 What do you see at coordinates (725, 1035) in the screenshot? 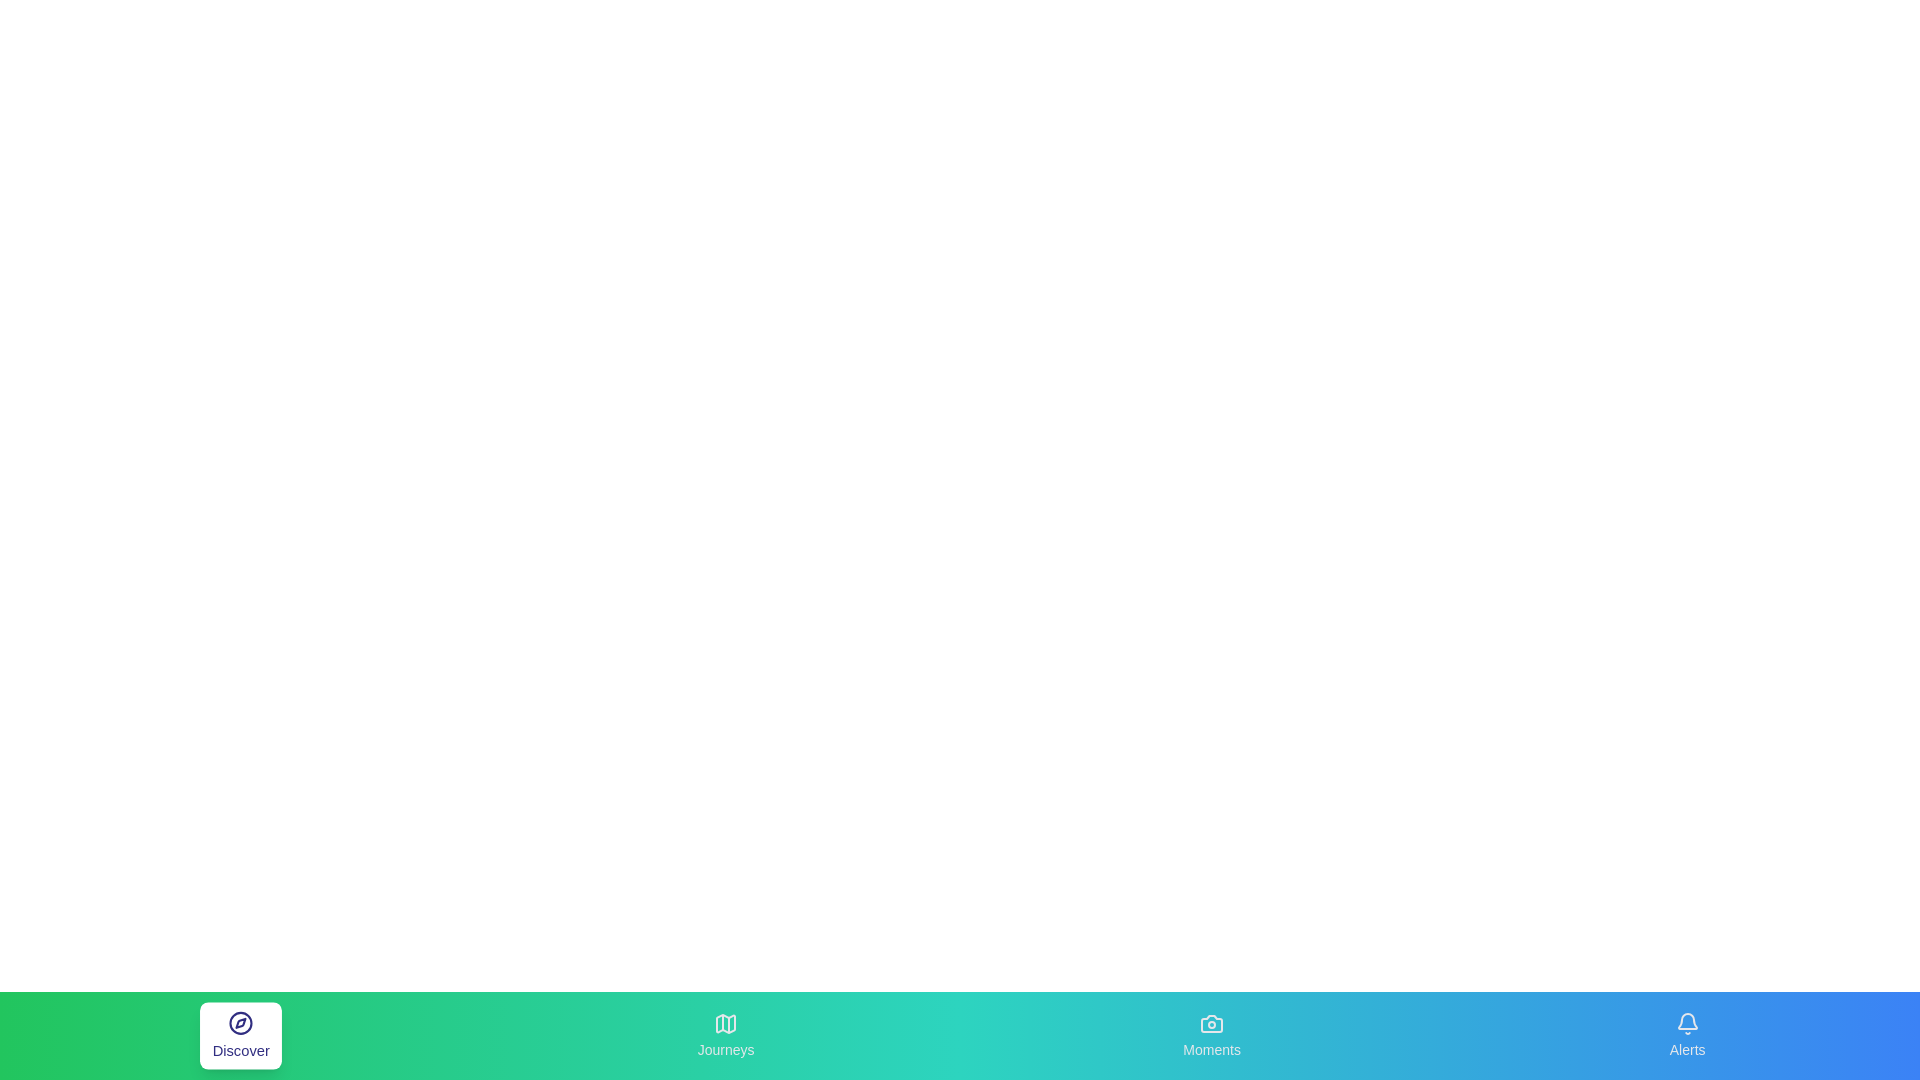
I see `the Journeys tab by clicking on its icon or label` at bounding box center [725, 1035].